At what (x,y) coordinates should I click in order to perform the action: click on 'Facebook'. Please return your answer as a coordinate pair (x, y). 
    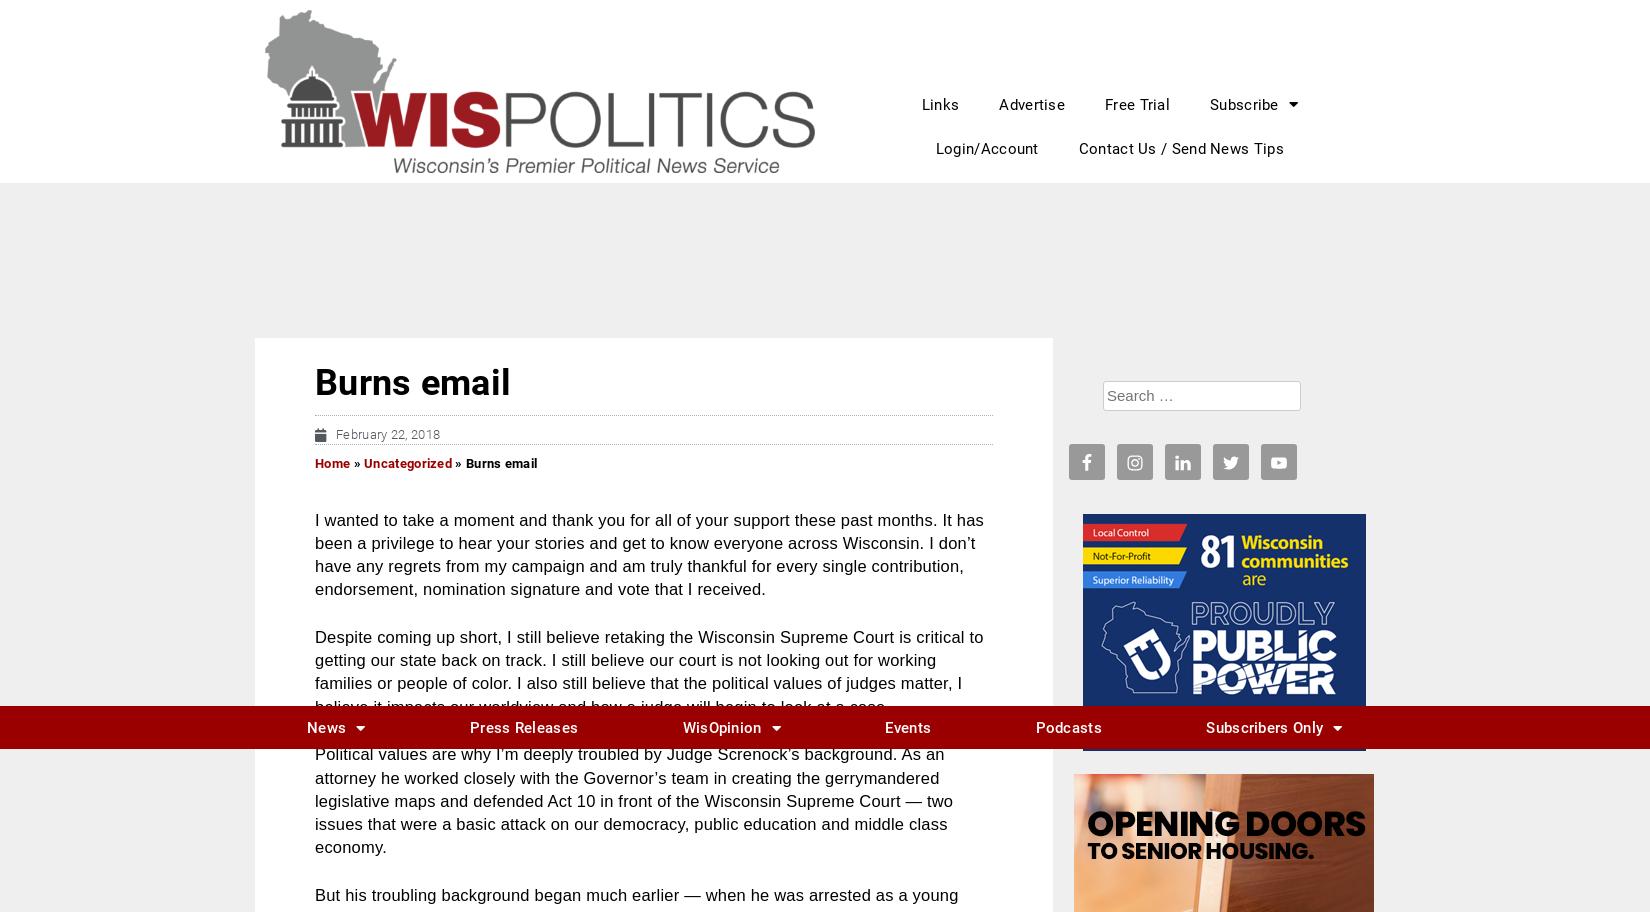
    Looking at the image, I should click on (382, 578).